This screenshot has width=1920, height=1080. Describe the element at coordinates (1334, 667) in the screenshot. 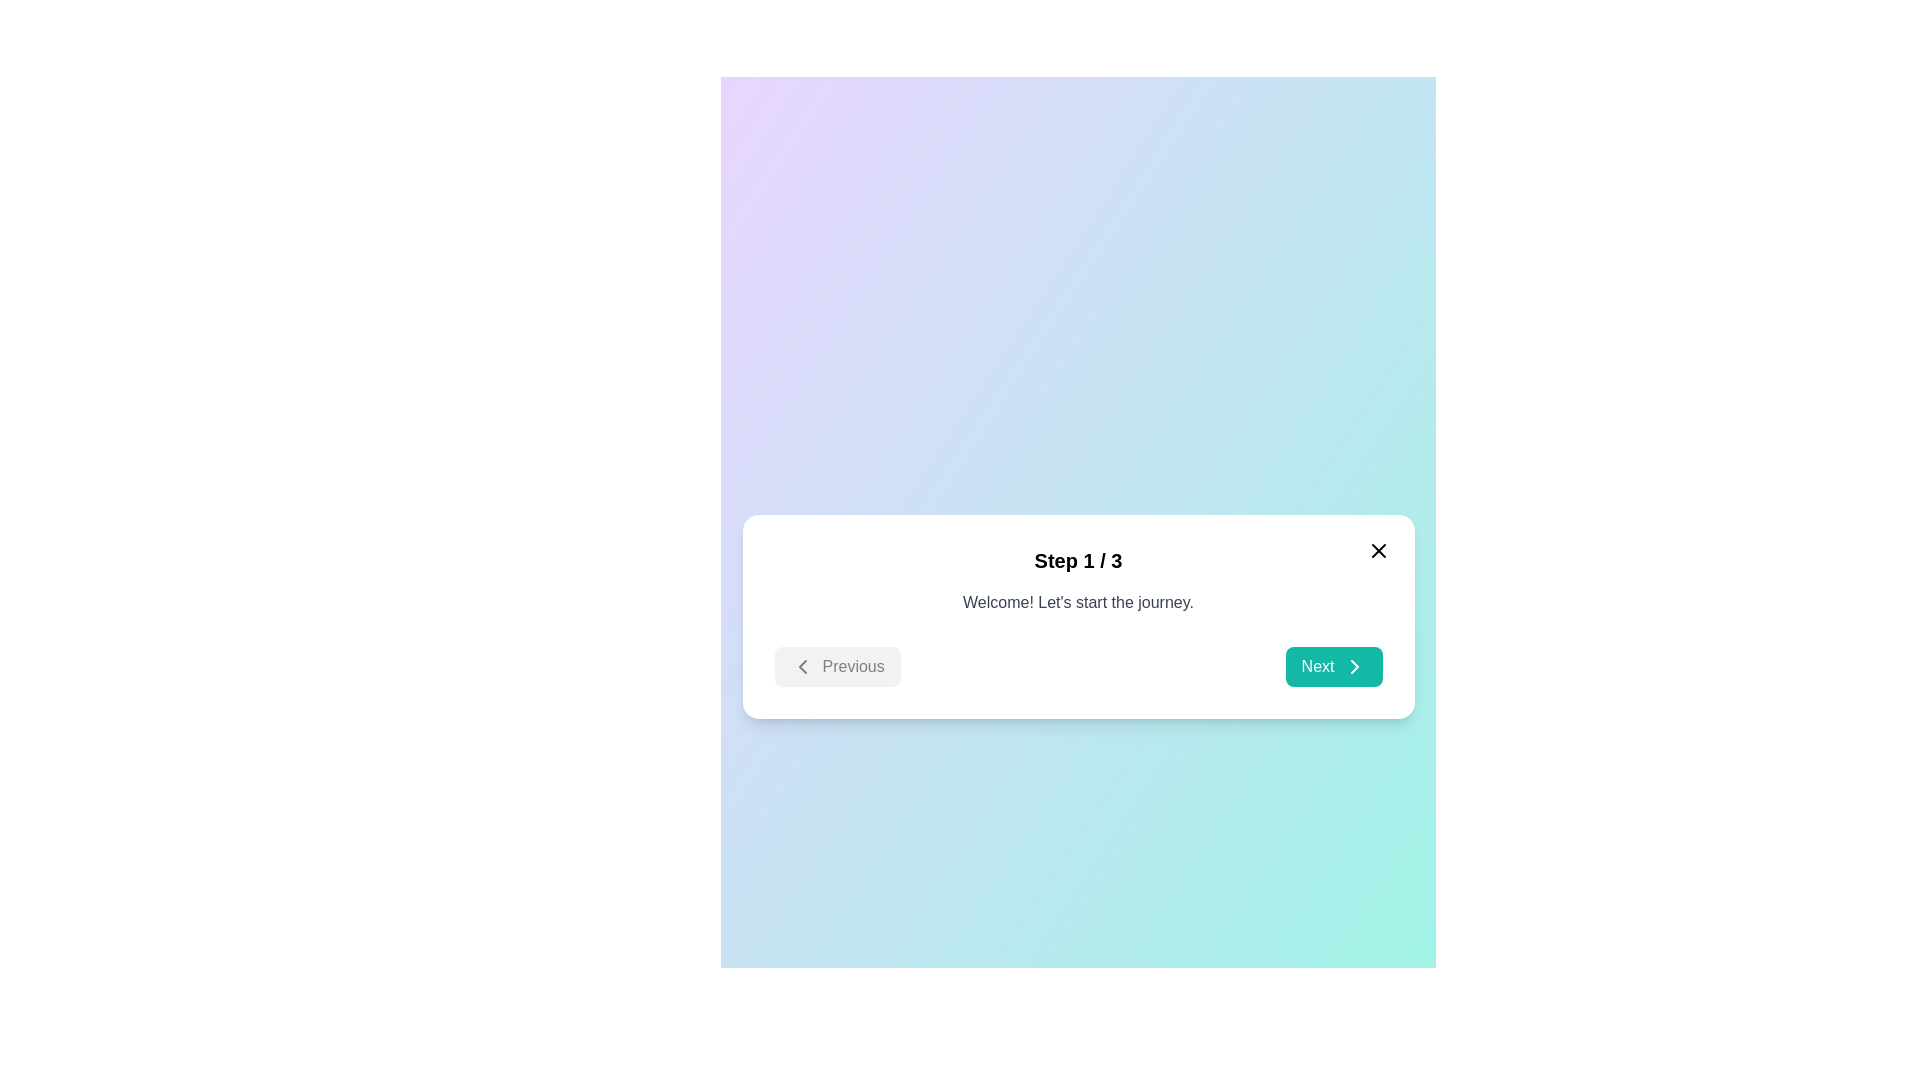

I see `the 'Next' button to navigate to the next step` at that location.